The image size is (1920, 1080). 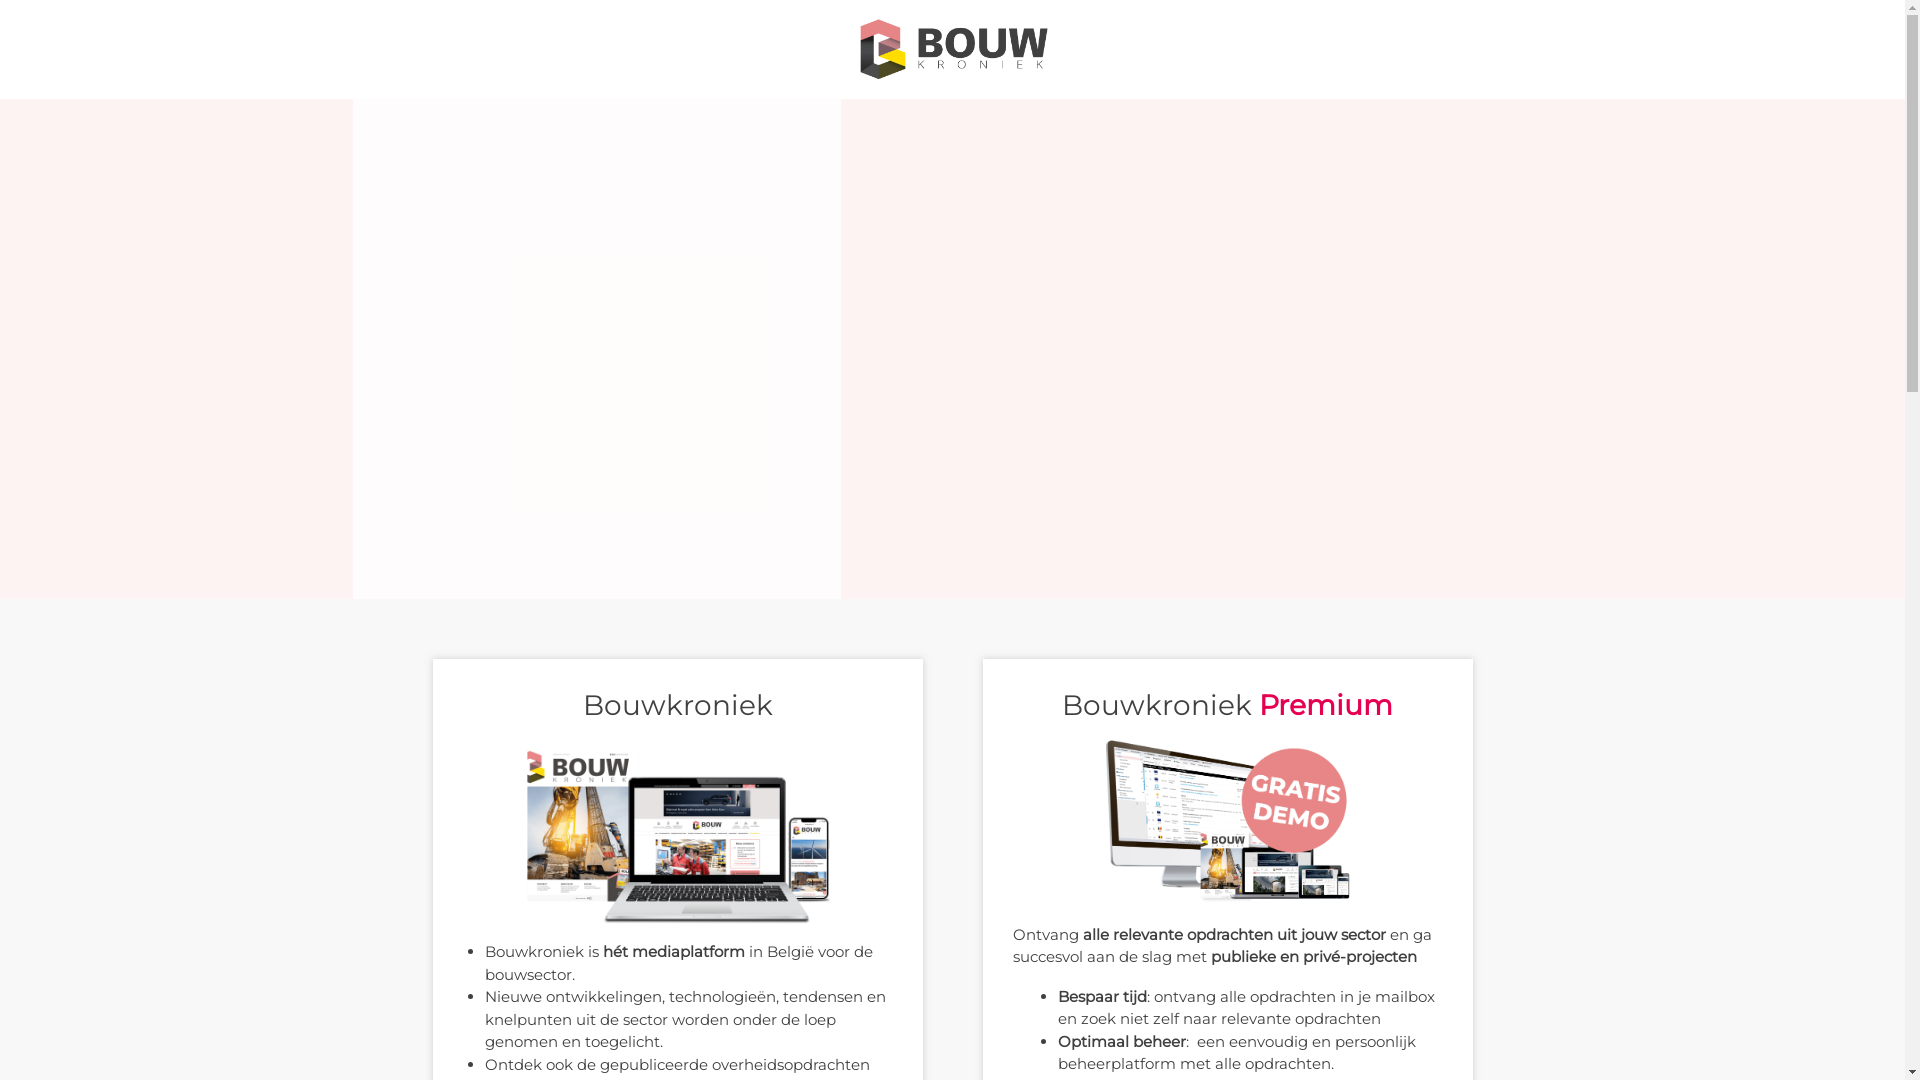 I want to click on 'BOUWKRONIEK-logo_plus_name_HORIZ', so click(x=950, y=48).